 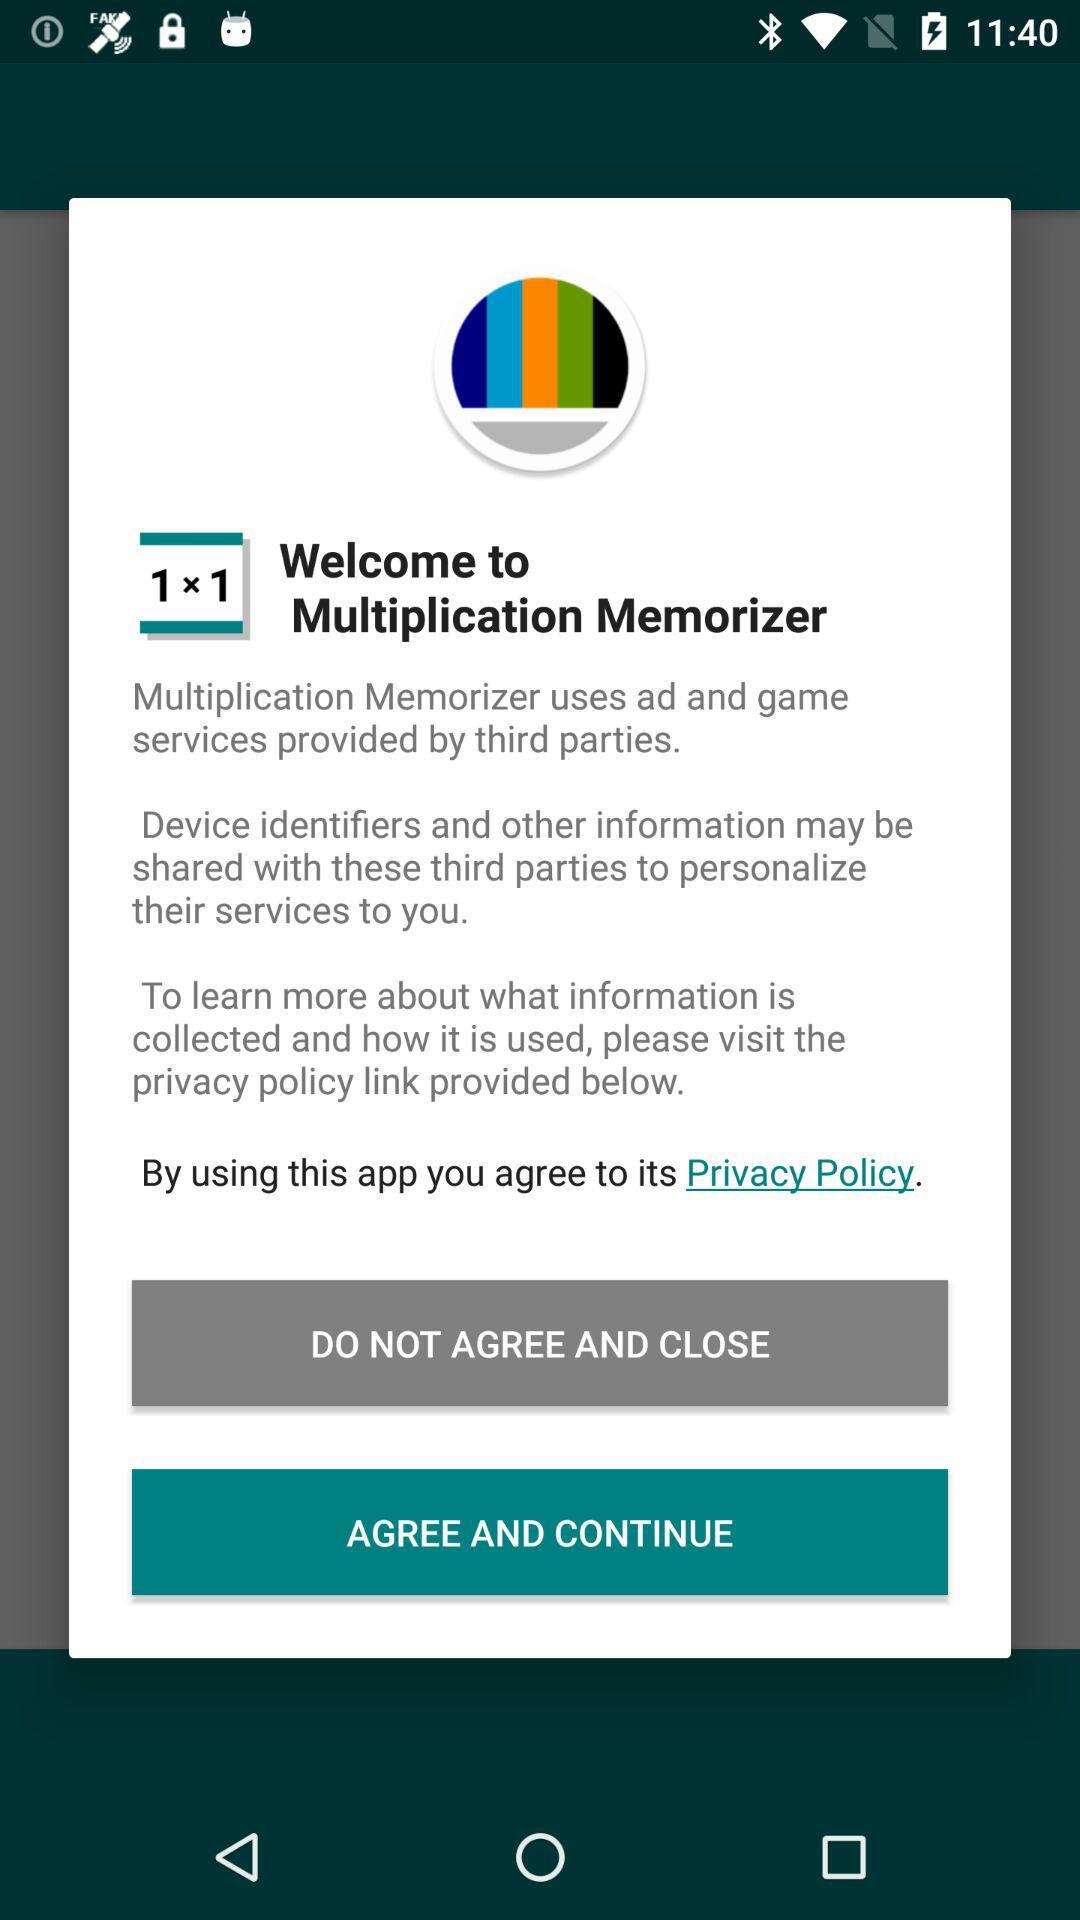 What do you see at coordinates (540, 1343) in the screenshot?
I see `the do not agree item` at bounding box center [540, 1343].